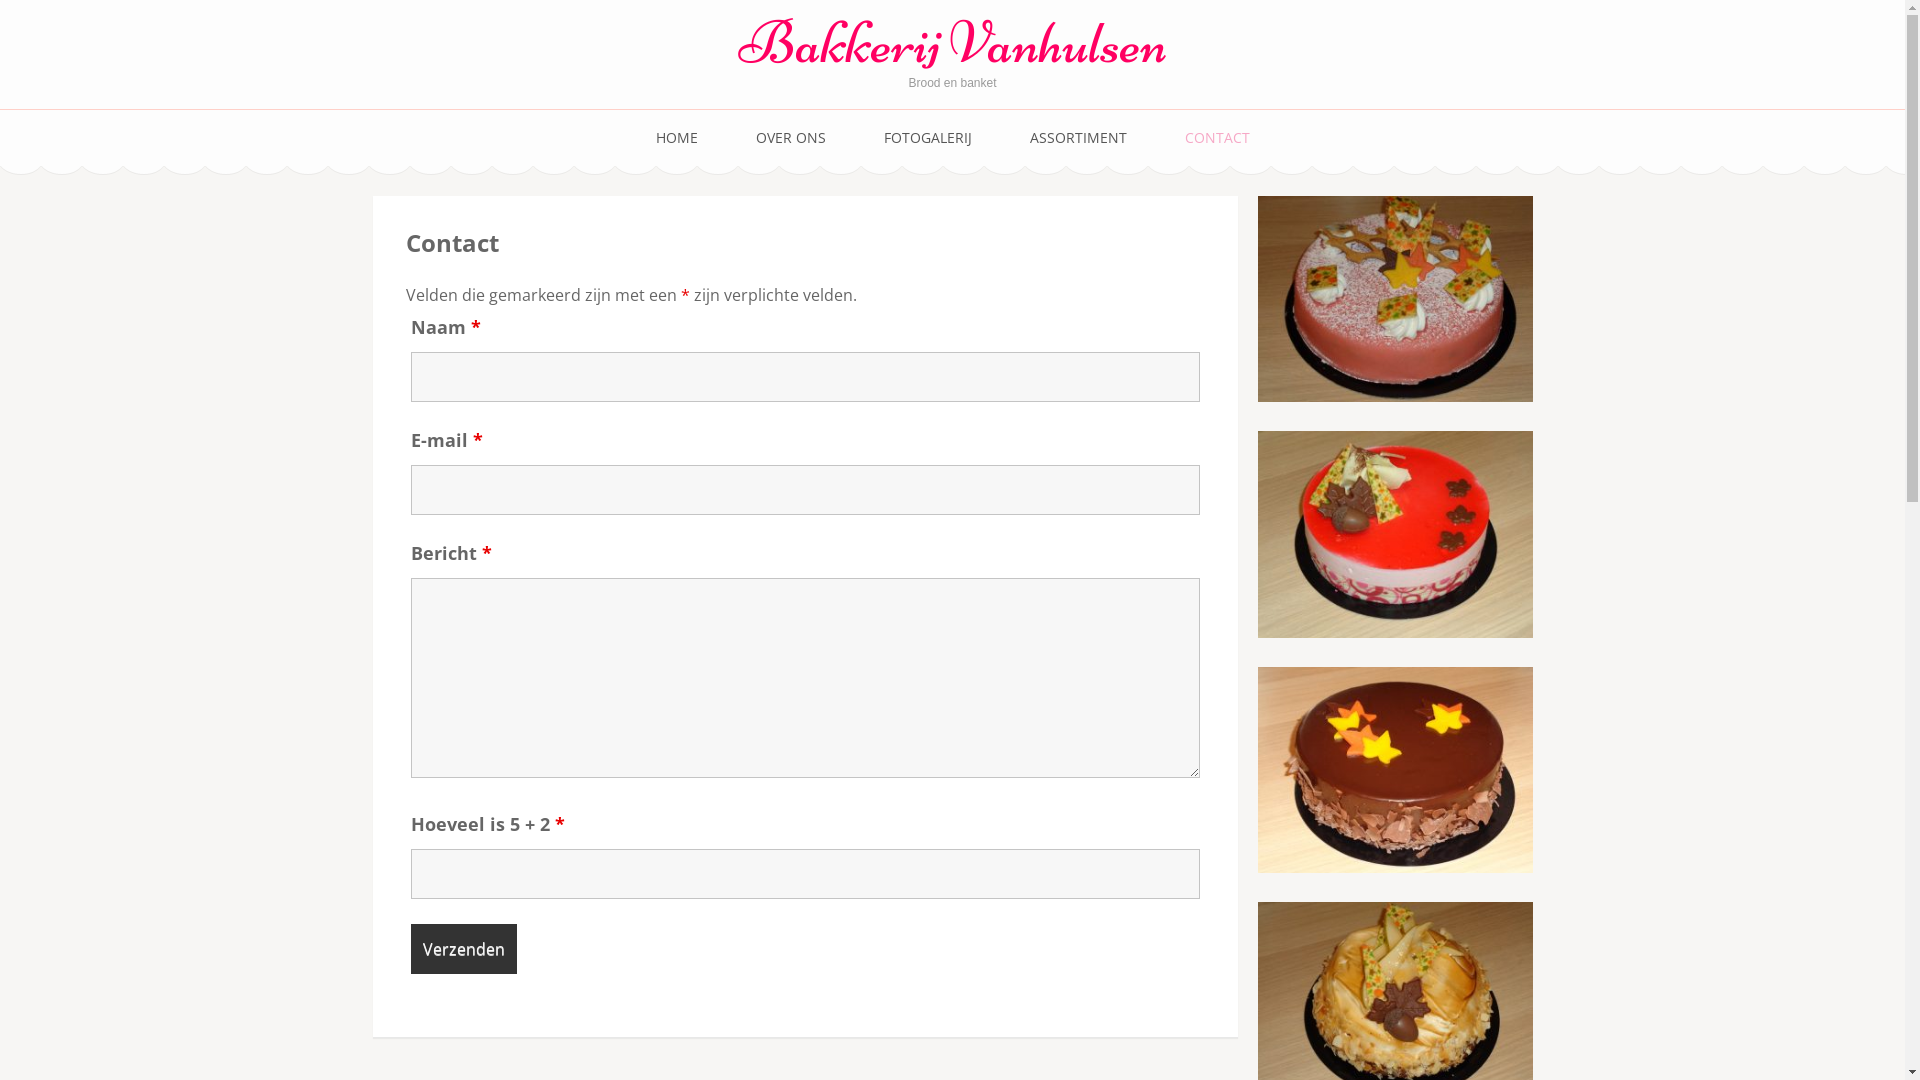 The height and width of the screenshot is (1080, 1920). What do you see at coordinates (461, 947) in the screenshot?
I see `'Verzenden'` at bounding box center [461, 947].